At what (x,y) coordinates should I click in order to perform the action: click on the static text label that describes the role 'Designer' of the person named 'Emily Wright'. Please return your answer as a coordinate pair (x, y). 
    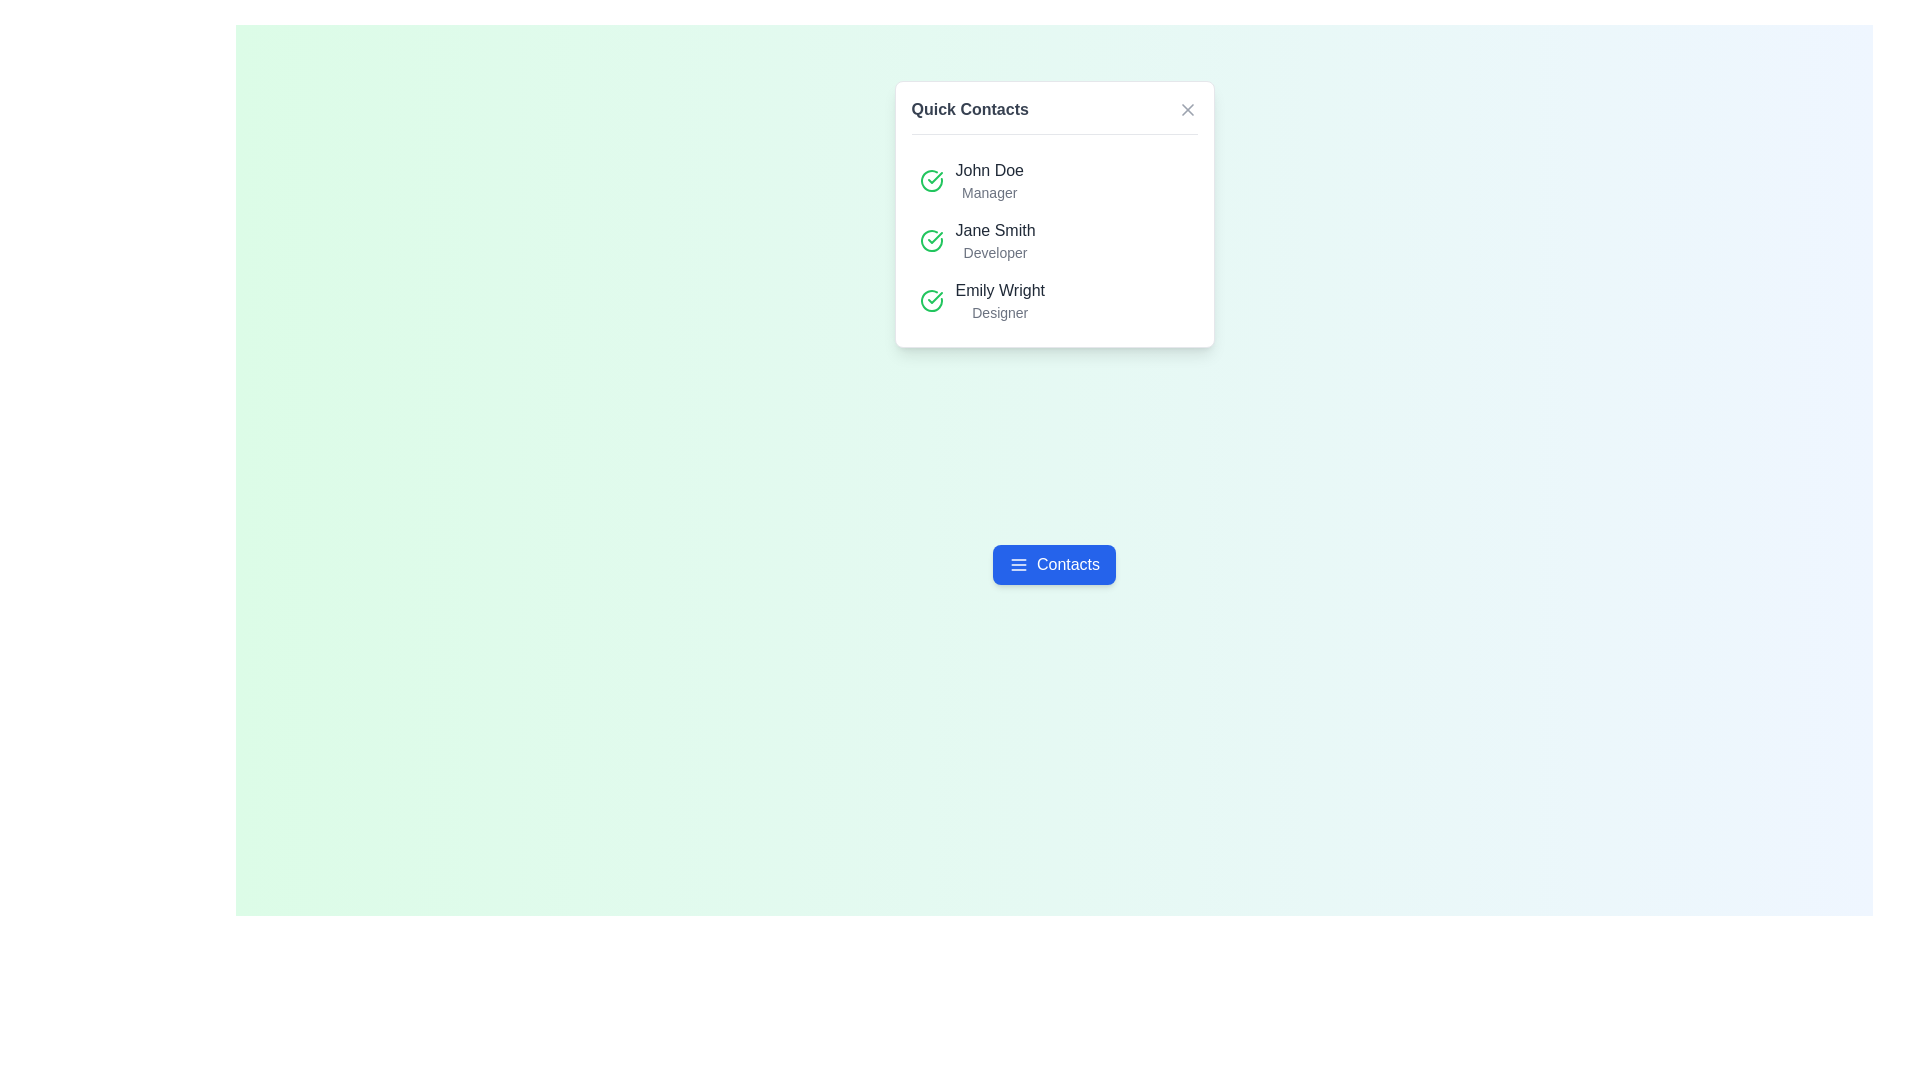
    Looking at the image, I should click on (1000, 312).